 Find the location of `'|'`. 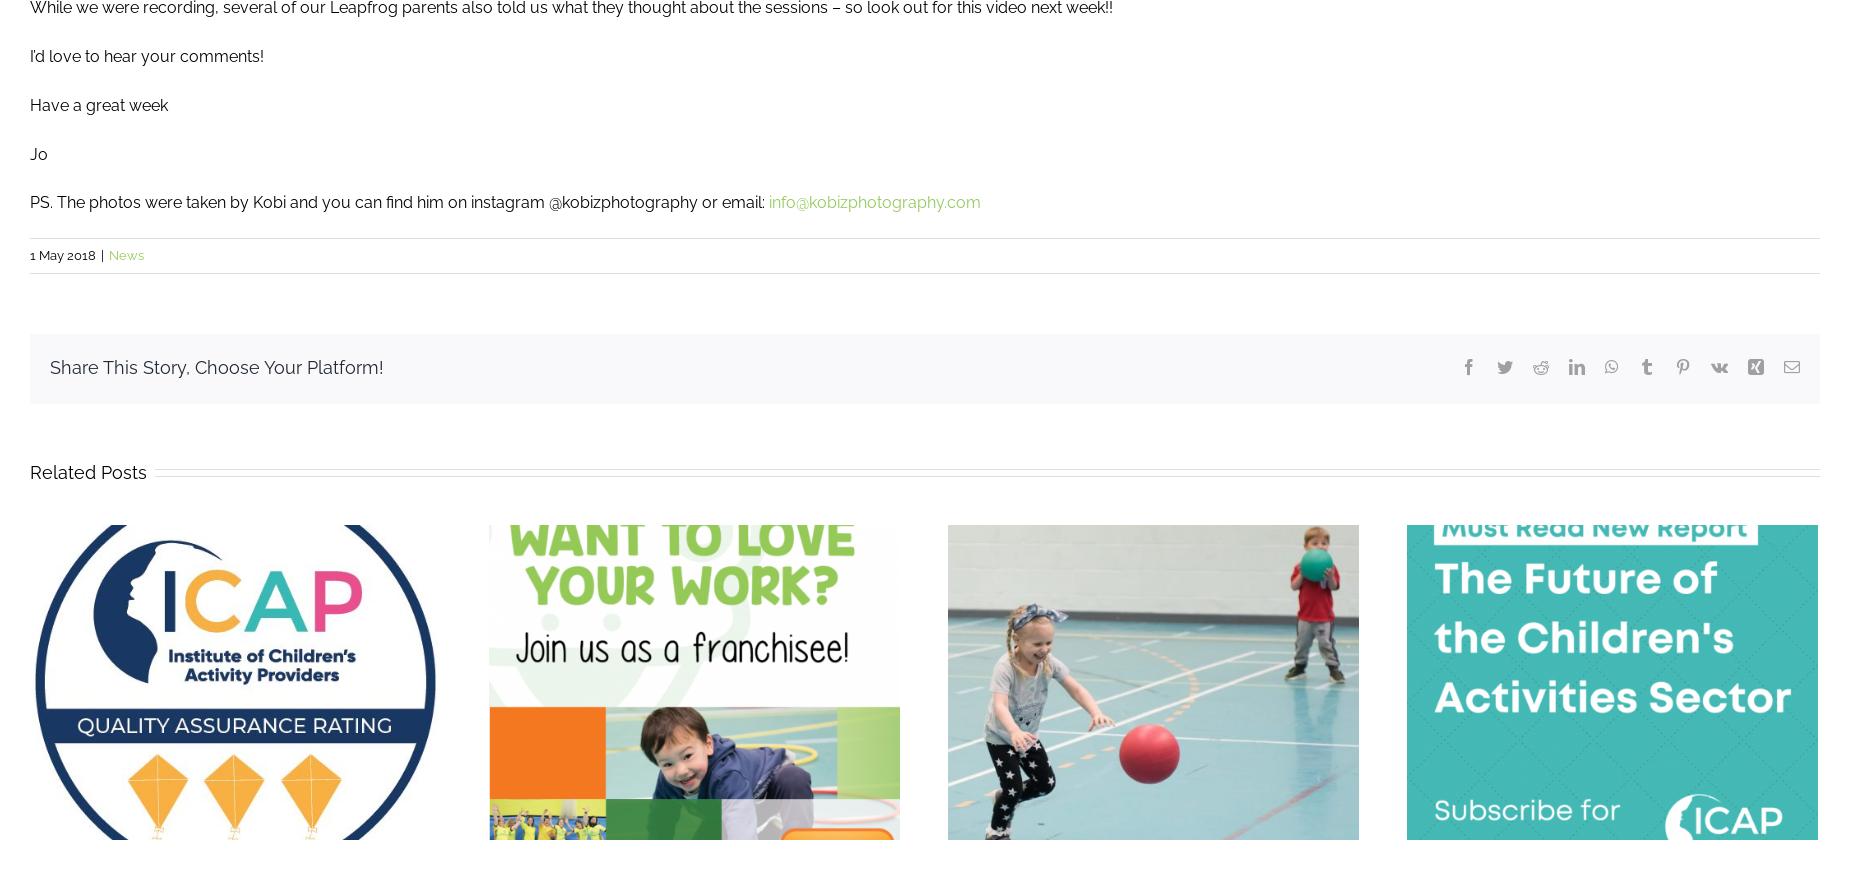

'|' is located at coordinates (101, 254).